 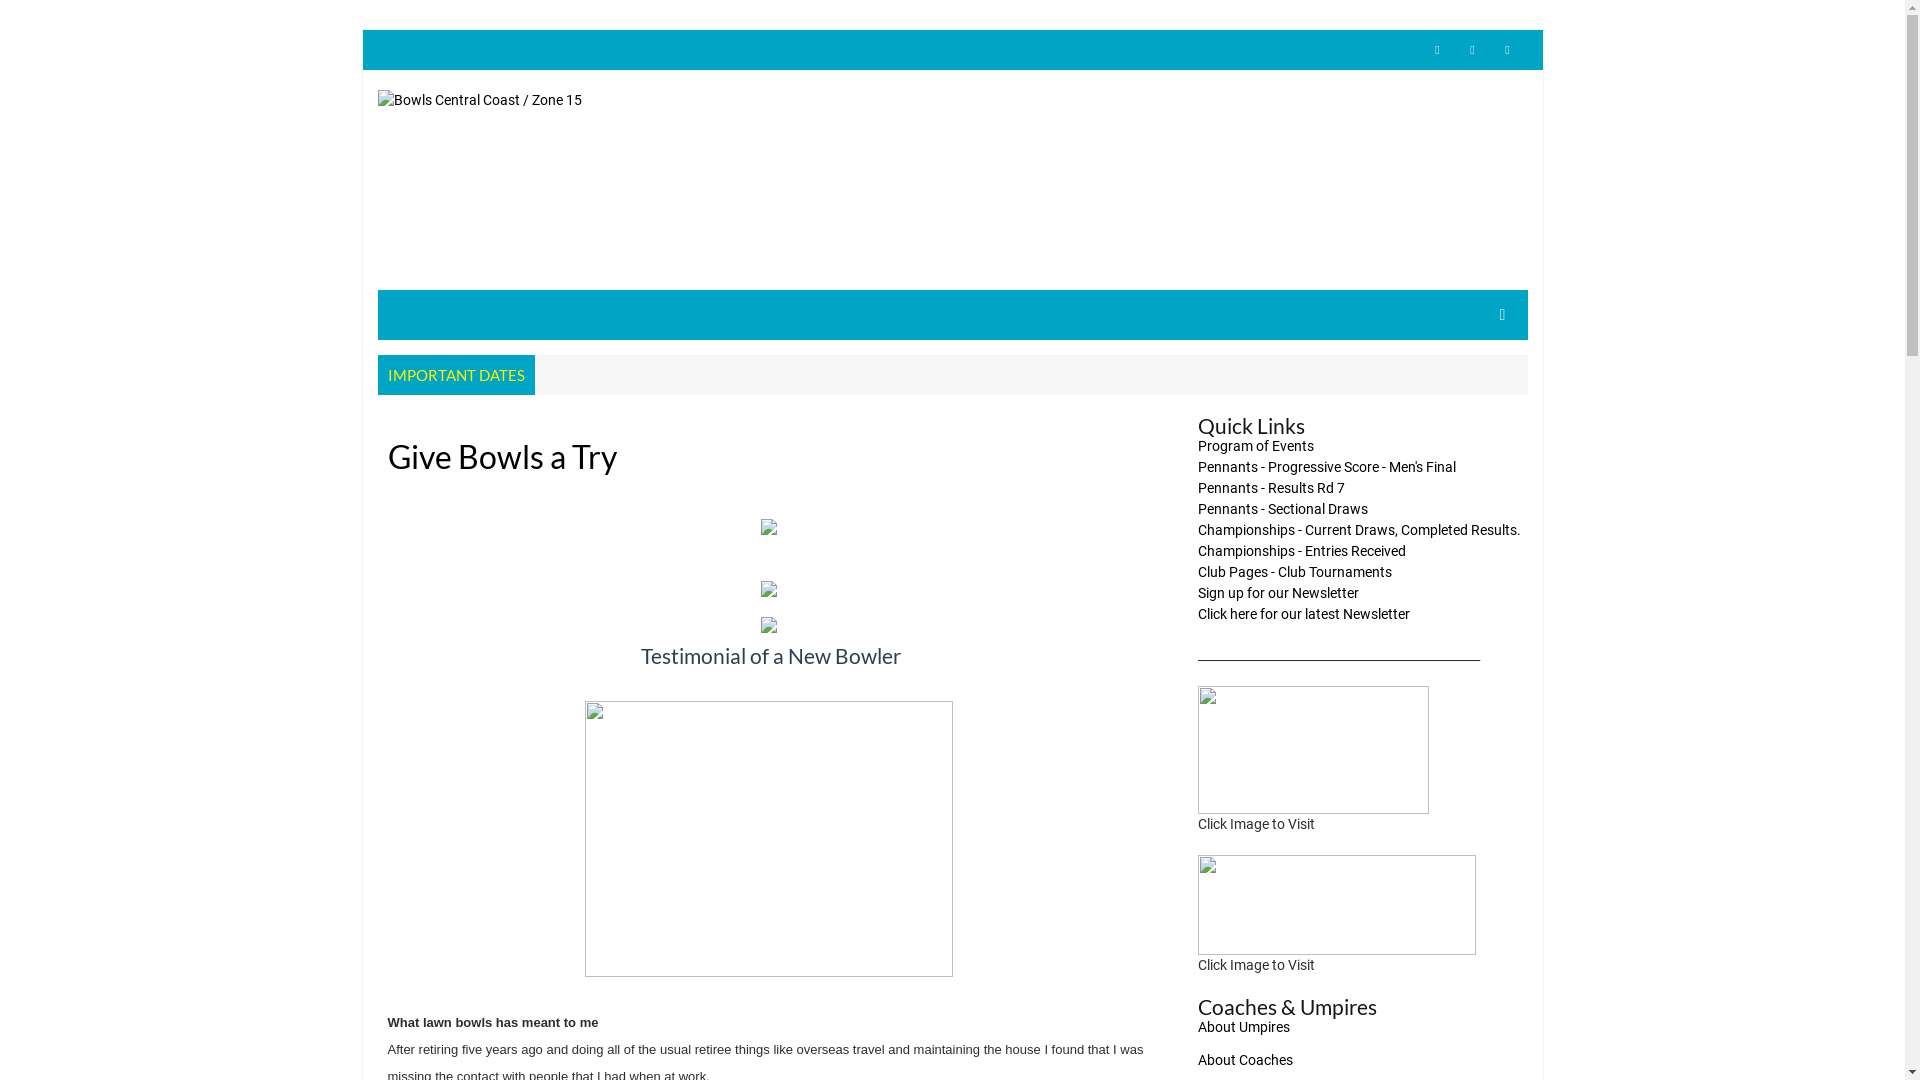 What do you see at coordinates (1301, 551) in the screenshot?
I see `'Championships - Entries Received'` at bounding box center [1301, 551].